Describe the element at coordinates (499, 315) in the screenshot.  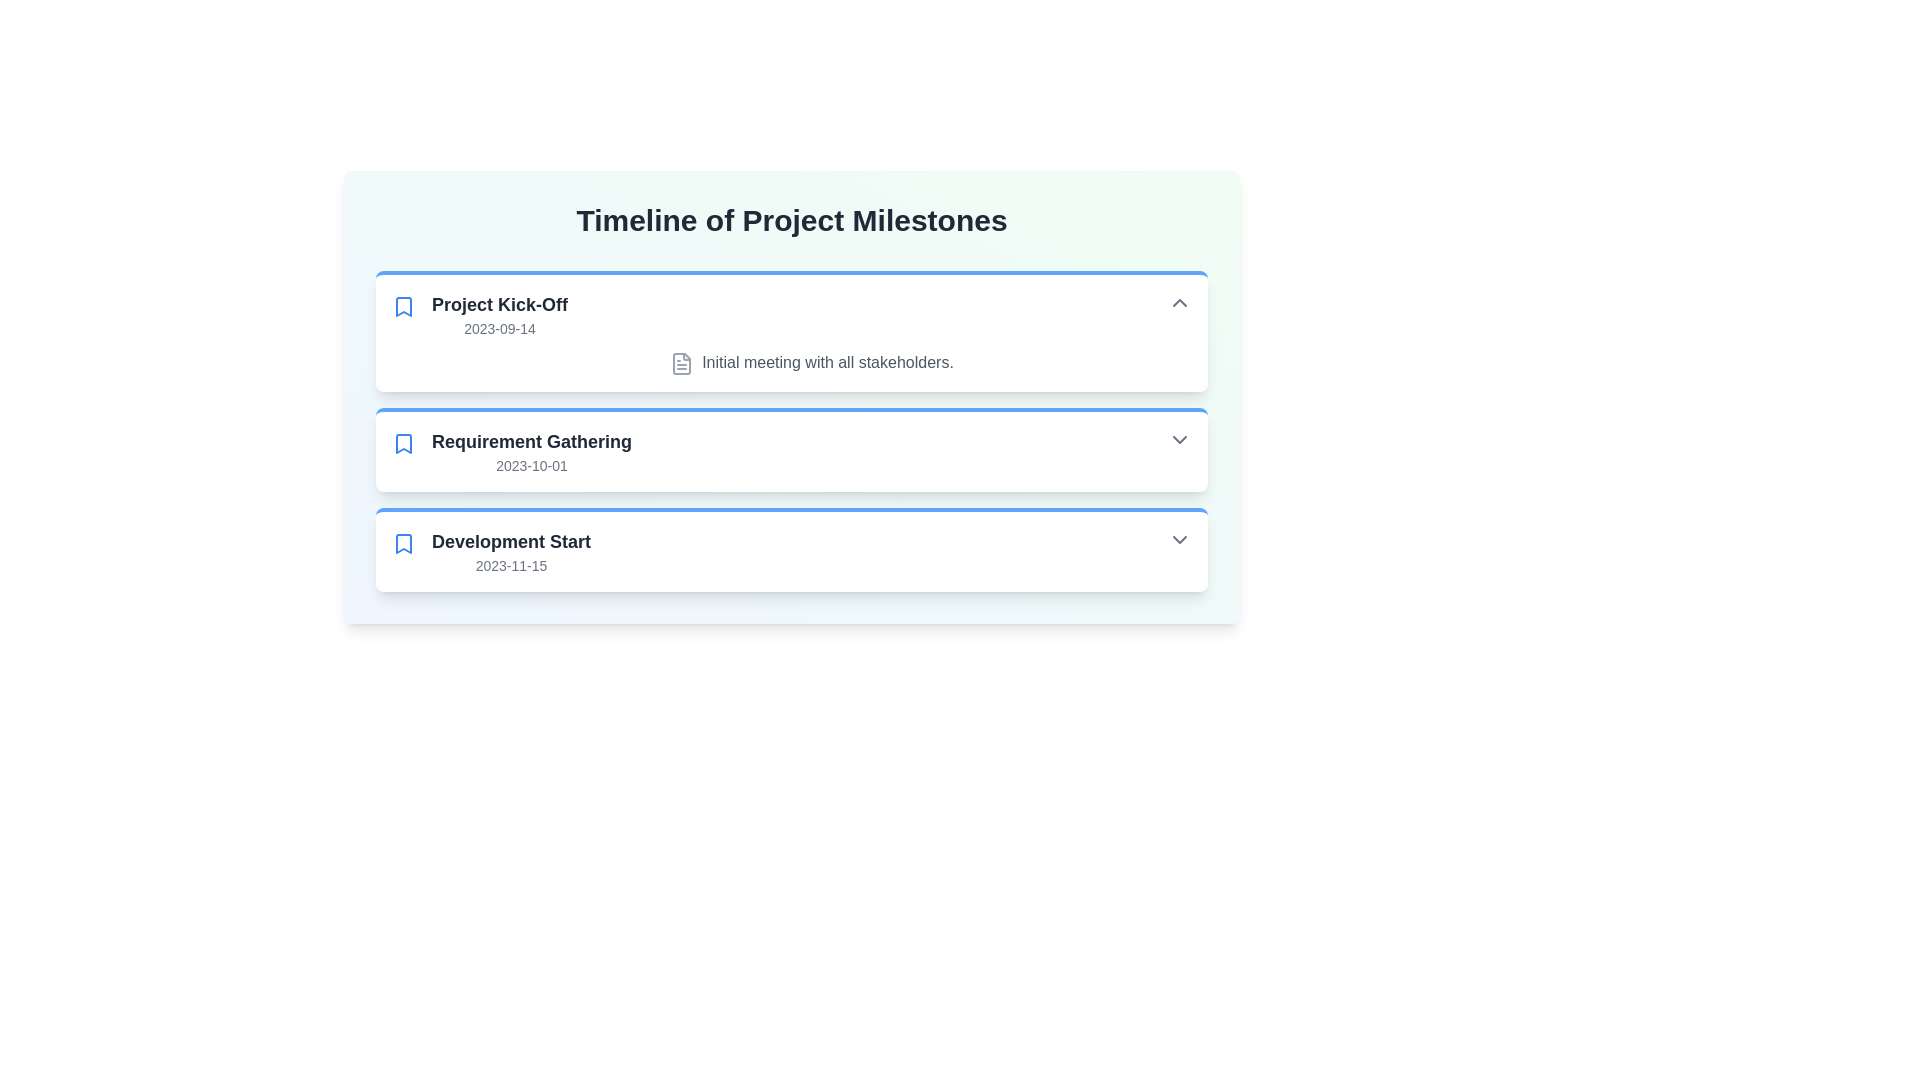
I see `text from the 'Project Kick-Off' label located in the topmost card of the vertical list, which displays the title in bold dark gray and the date below in lighter gray` at that location.